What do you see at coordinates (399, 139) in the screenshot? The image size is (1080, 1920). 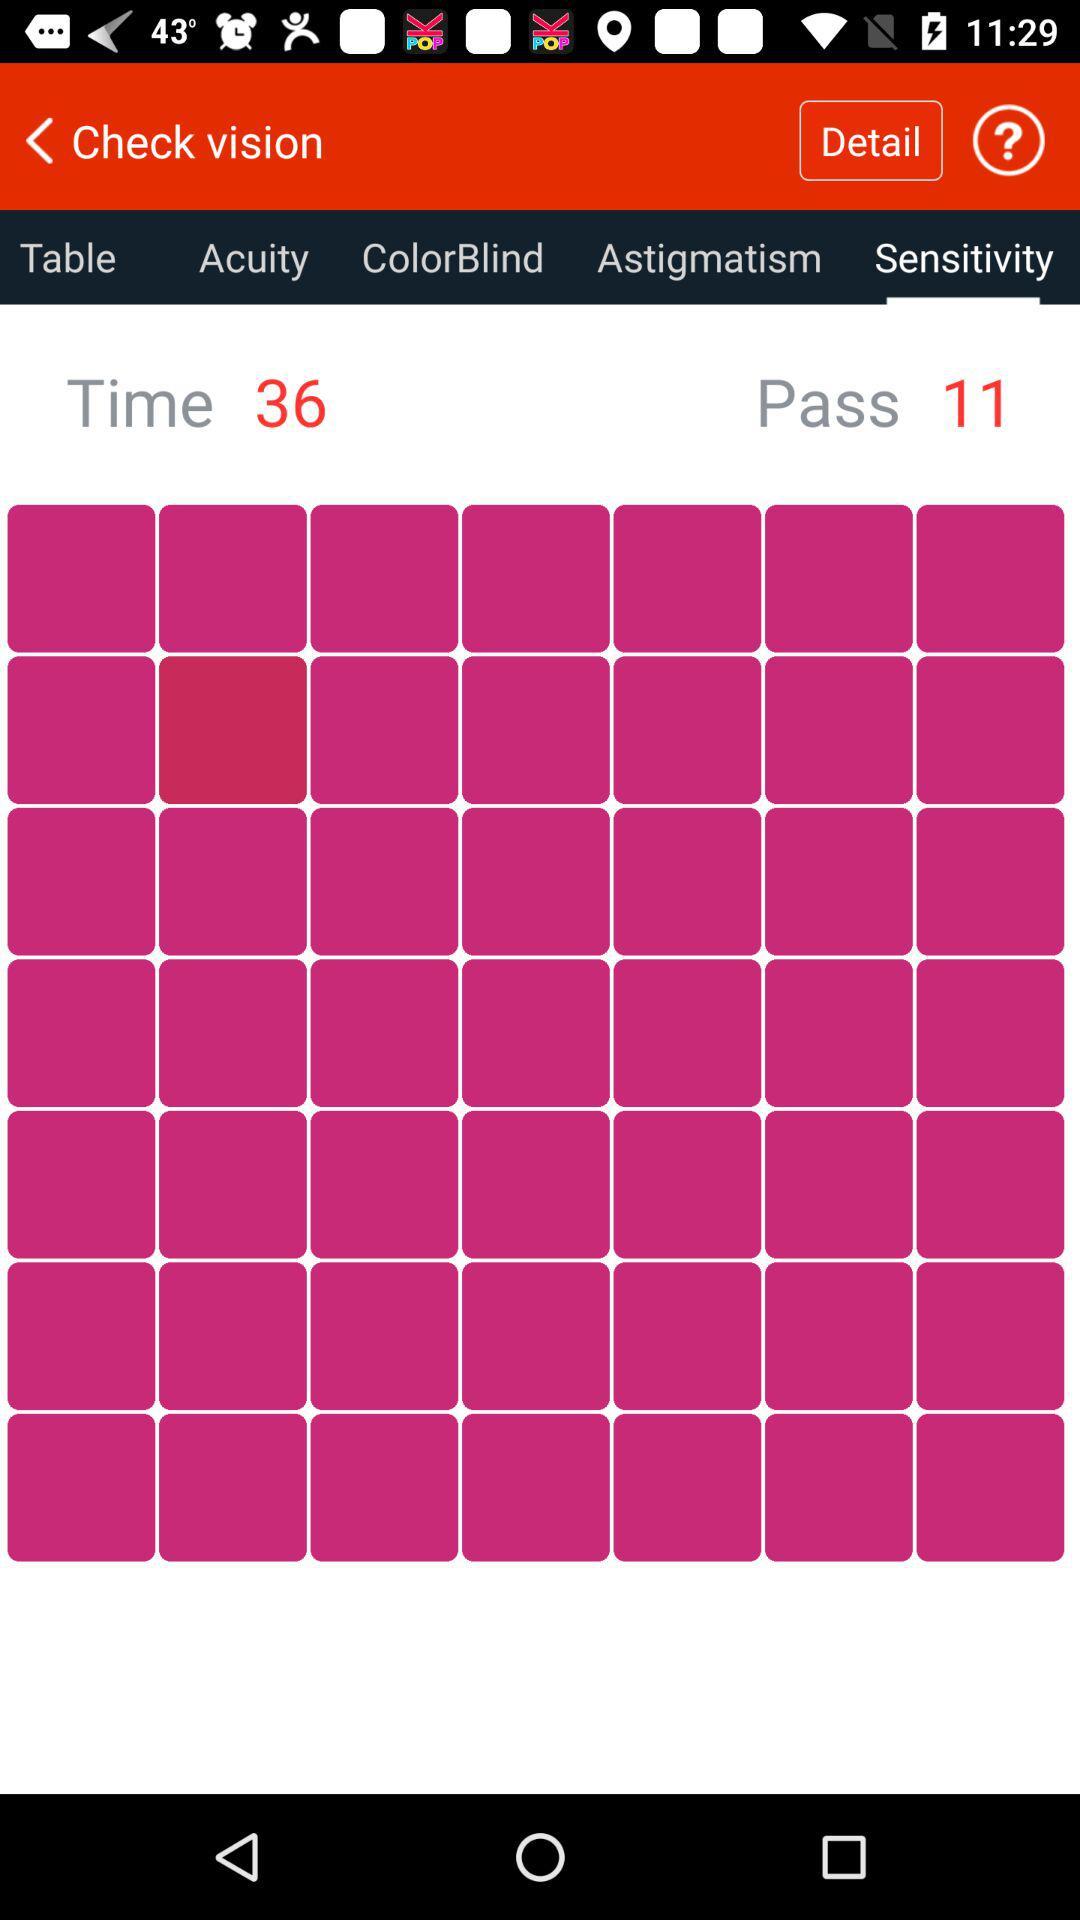 I see `check vision` at bounding box center [399, 139].